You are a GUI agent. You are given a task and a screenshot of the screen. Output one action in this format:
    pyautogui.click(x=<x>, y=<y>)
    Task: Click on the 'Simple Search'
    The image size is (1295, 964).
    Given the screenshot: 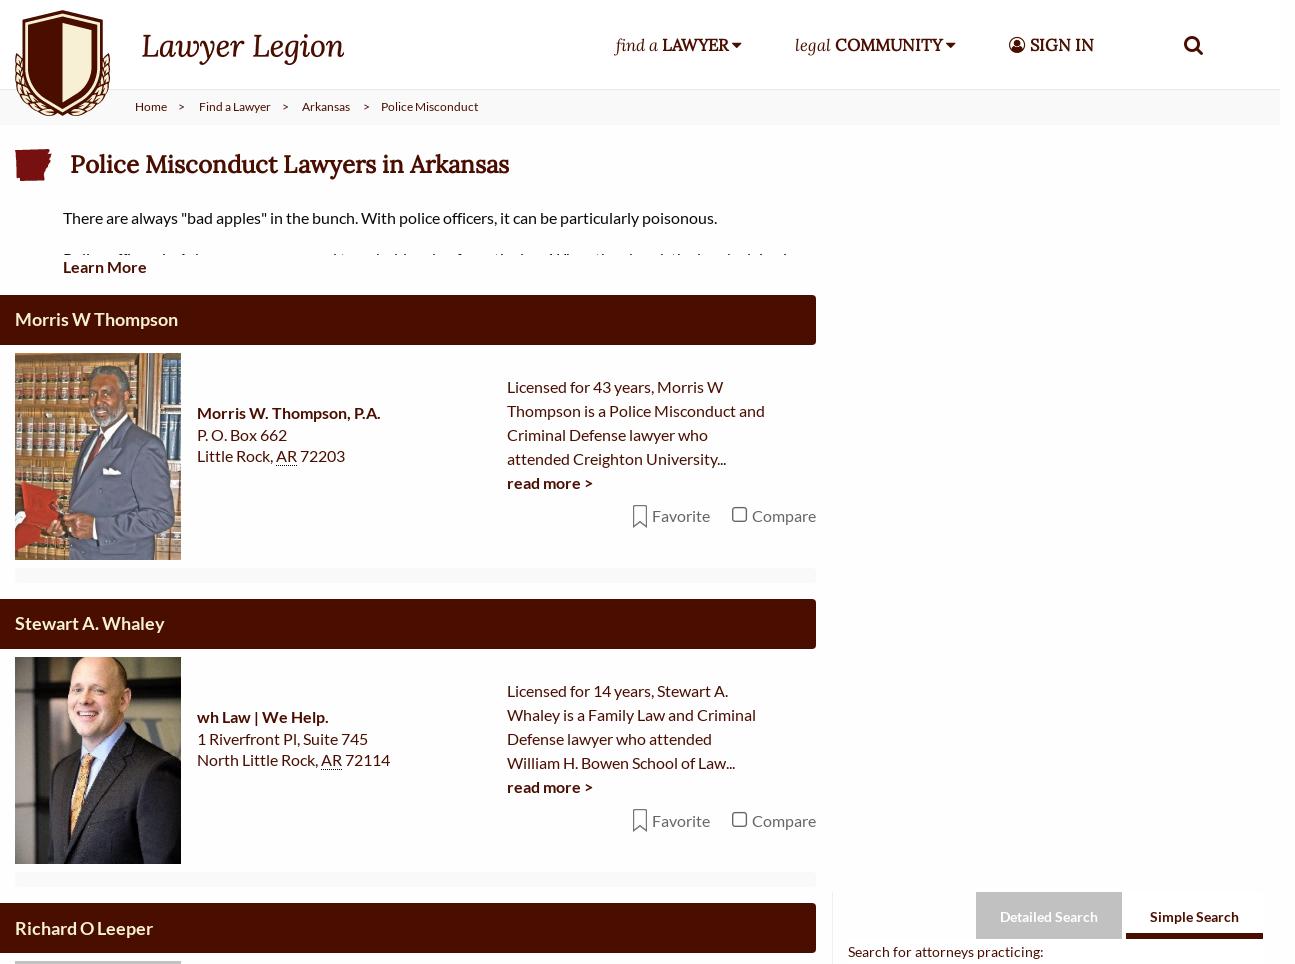 What is the action you would take?
    pyautogui.click(x=1193, y=56)
    